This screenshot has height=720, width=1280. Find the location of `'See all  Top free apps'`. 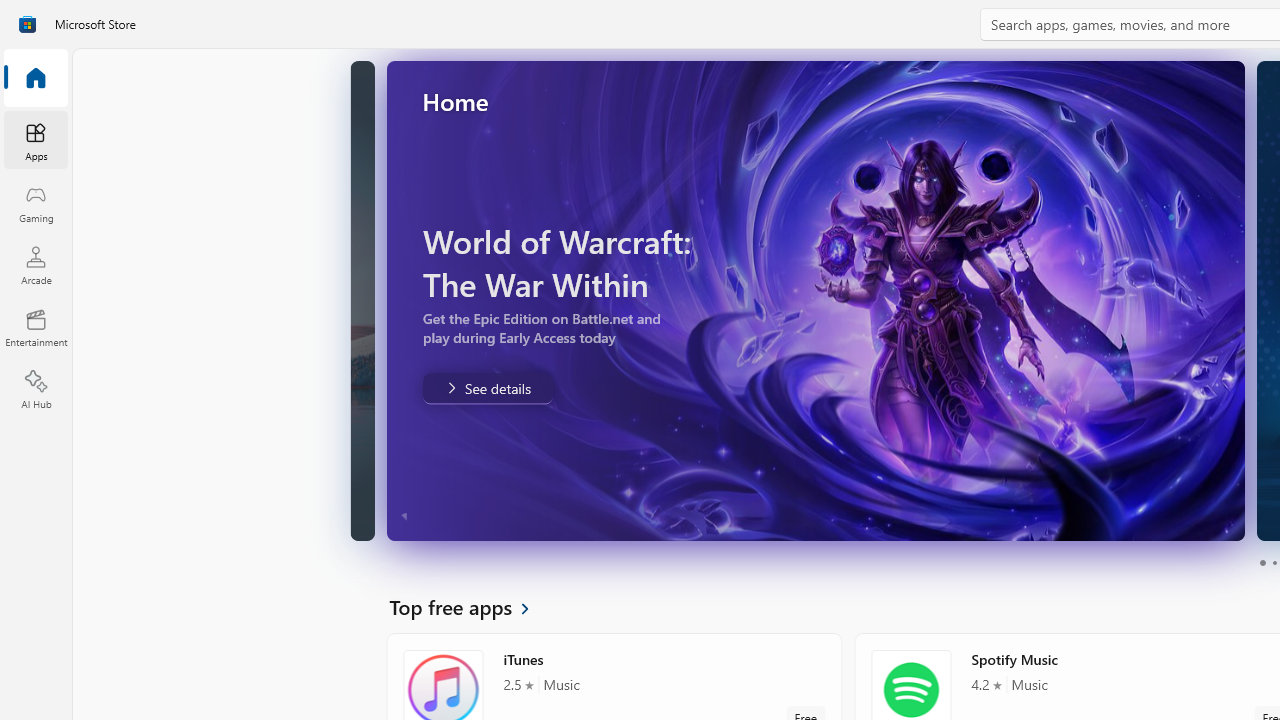

'See all  Top free apps' is located at coordinates (470, 605).